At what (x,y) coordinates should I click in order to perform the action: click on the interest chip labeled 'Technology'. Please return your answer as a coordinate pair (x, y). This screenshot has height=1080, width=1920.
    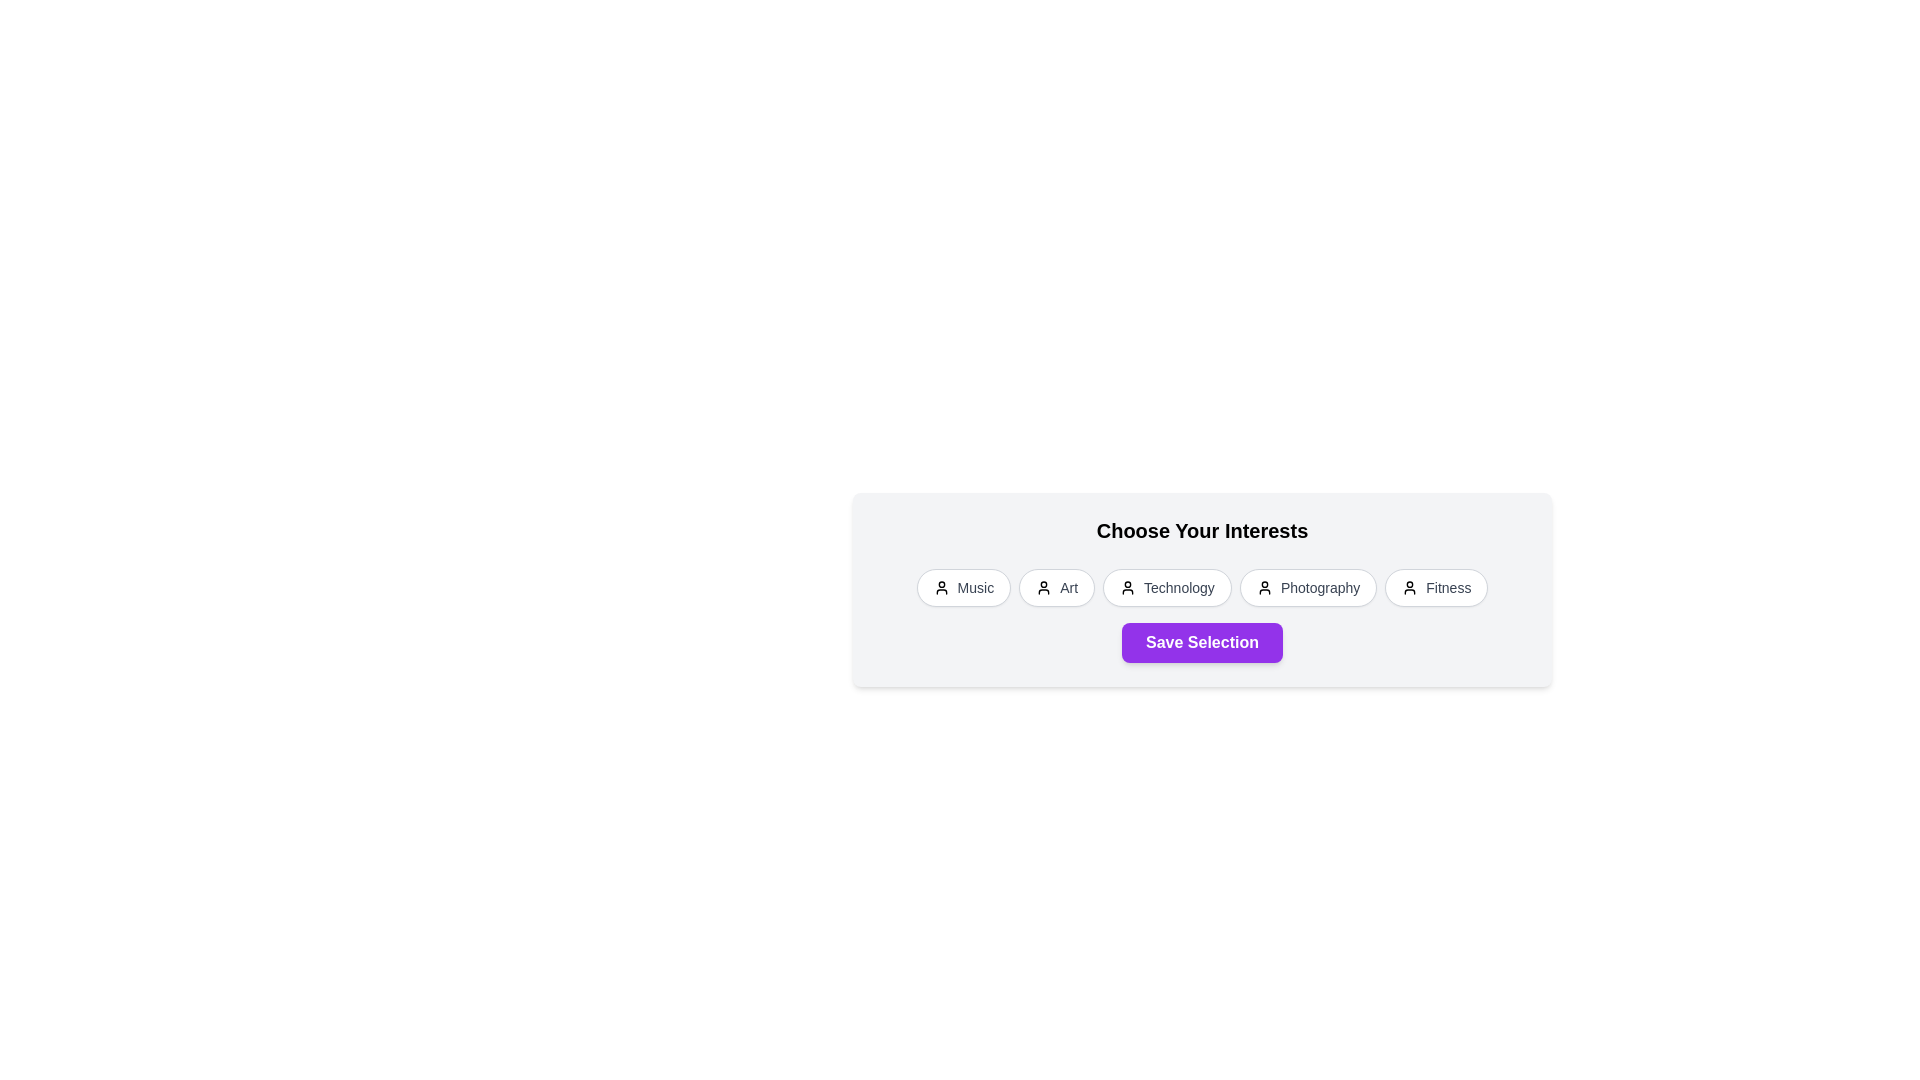
    Looking at the image, I should click on (1167, 586).